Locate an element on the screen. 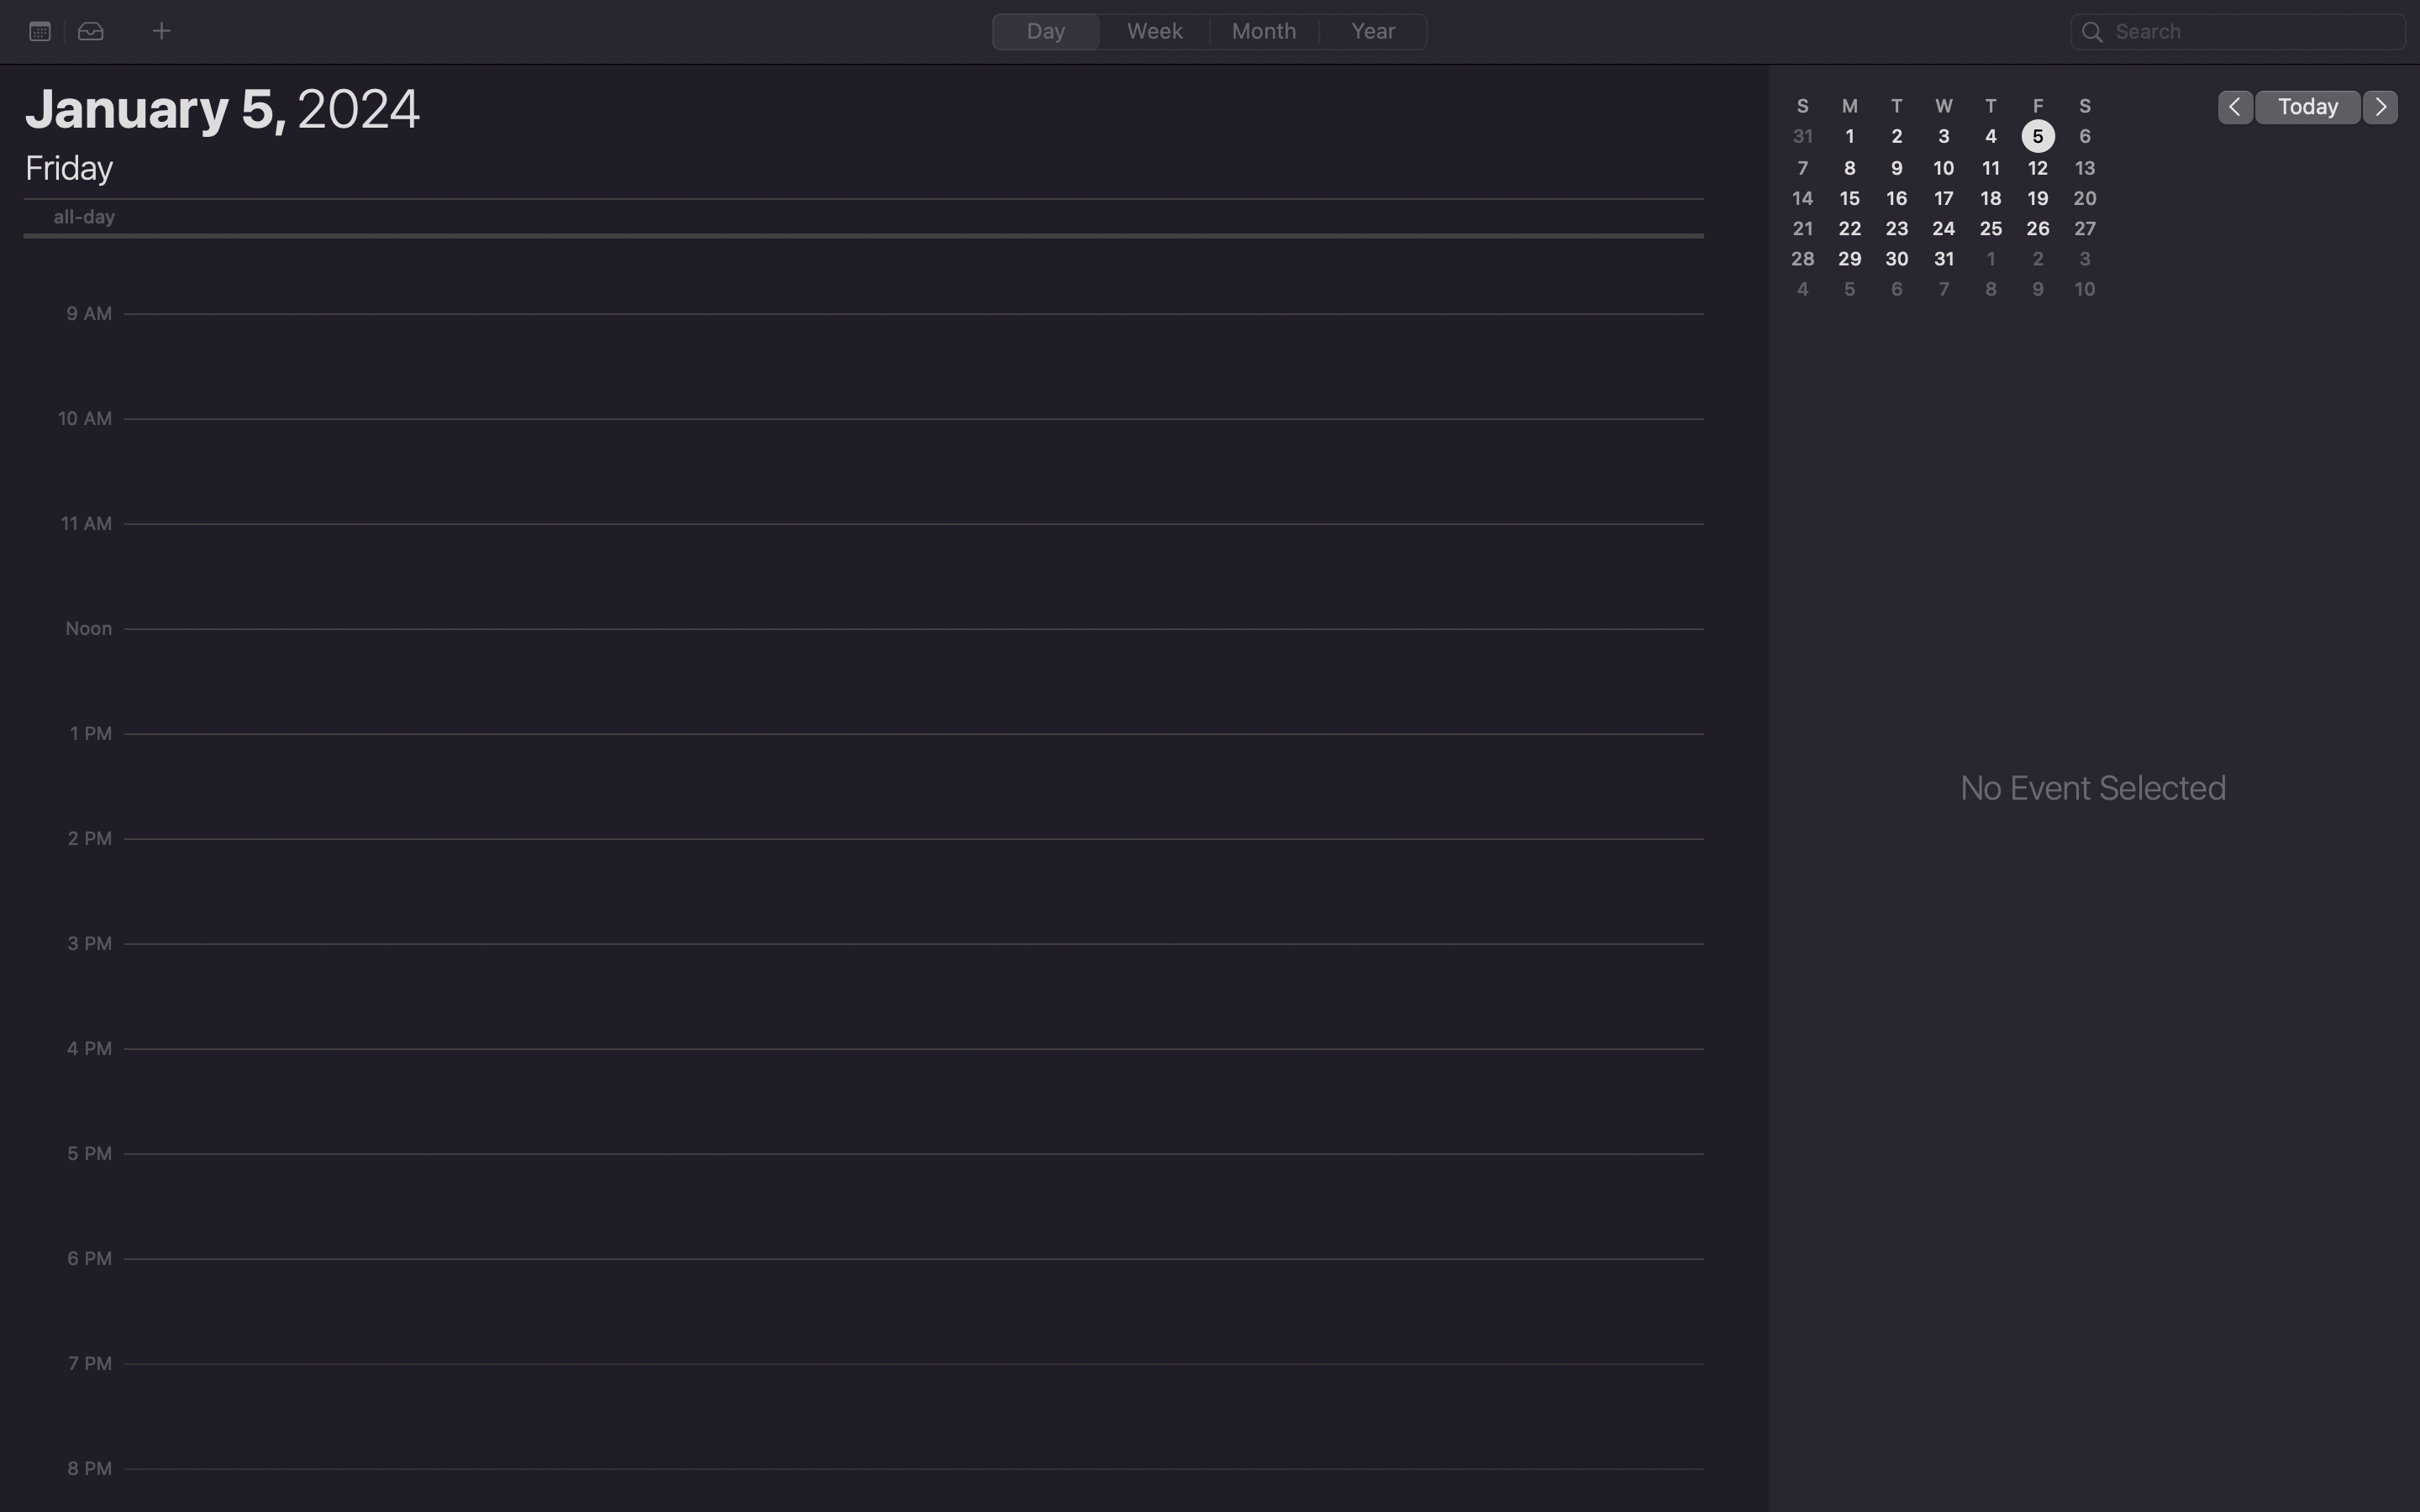 This screenshot has height=1512, width=2420. Advance to the following day on the schedule is located at coordinates (2381, 105).